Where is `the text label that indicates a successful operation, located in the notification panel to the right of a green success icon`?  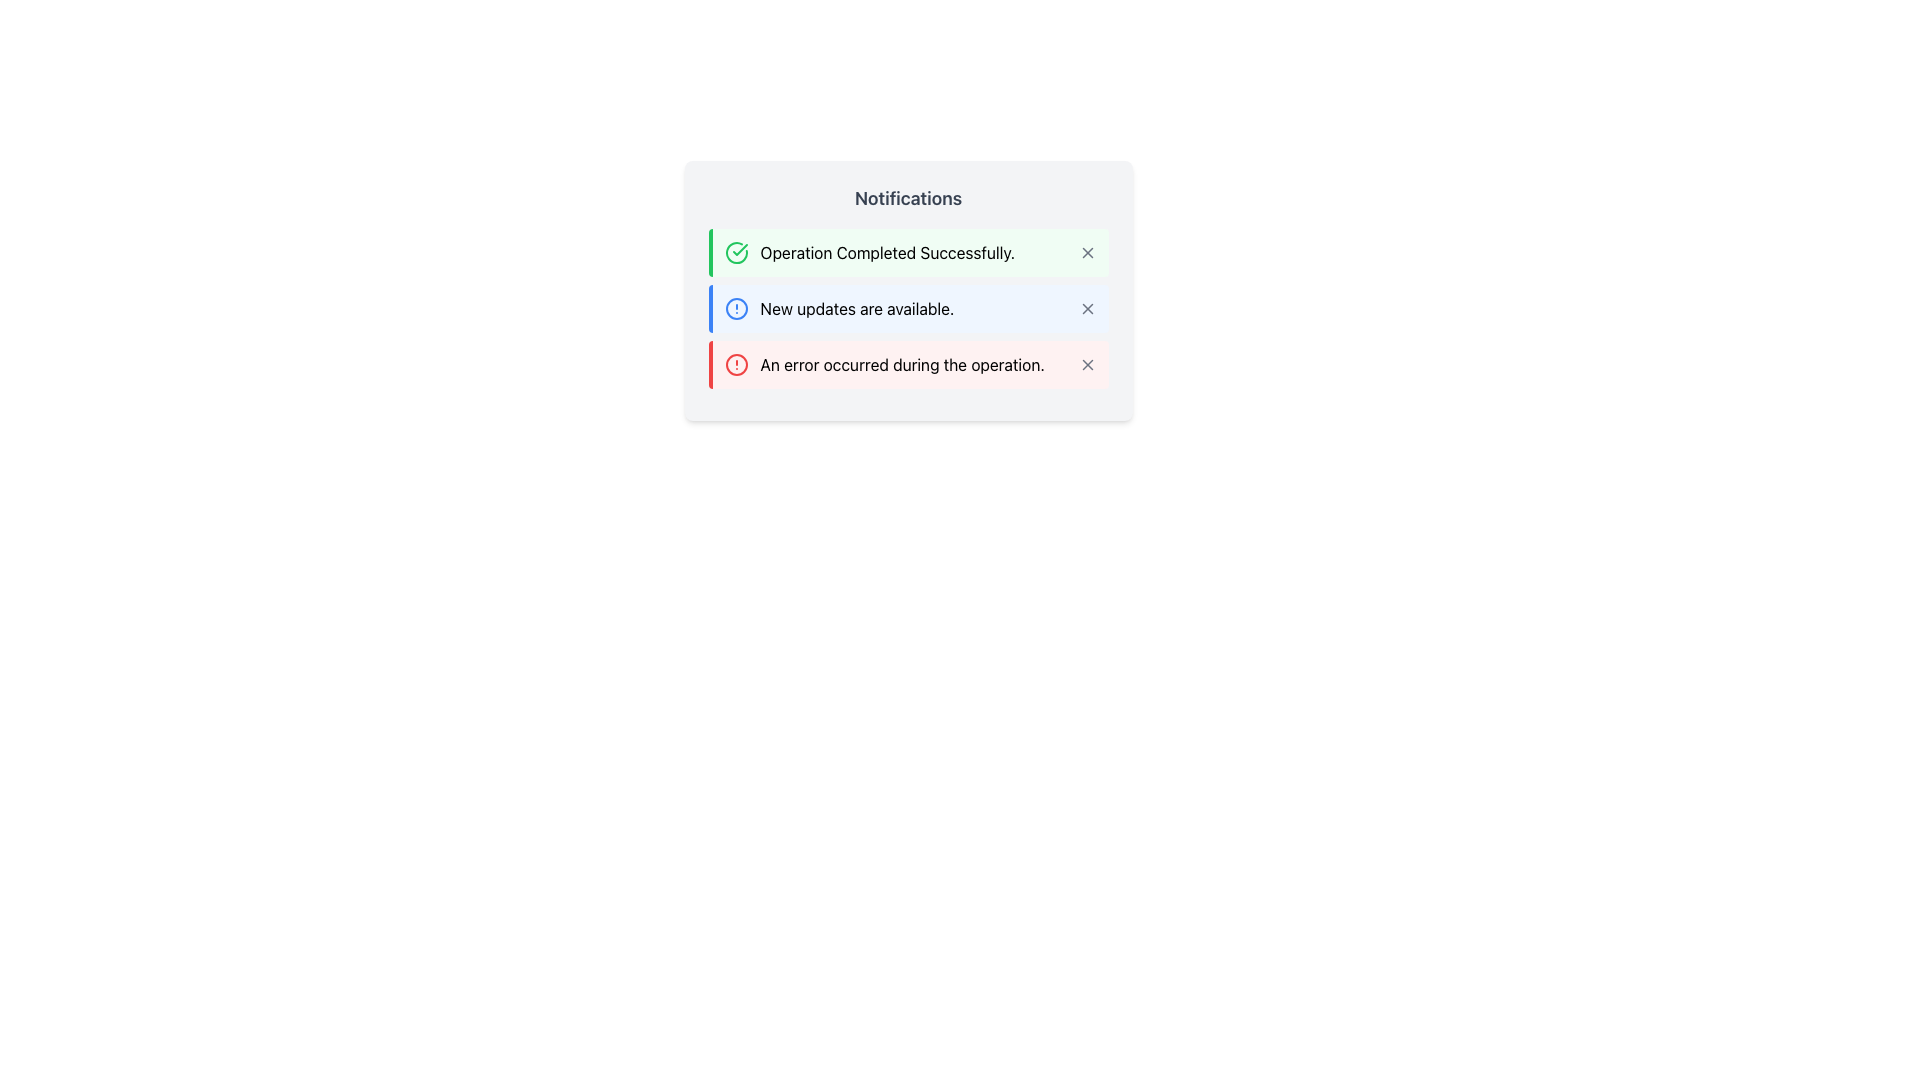
the text label that indicates a successful operation, located in the notification panel to the right of a green success icon is located at coordinates (886, 252).